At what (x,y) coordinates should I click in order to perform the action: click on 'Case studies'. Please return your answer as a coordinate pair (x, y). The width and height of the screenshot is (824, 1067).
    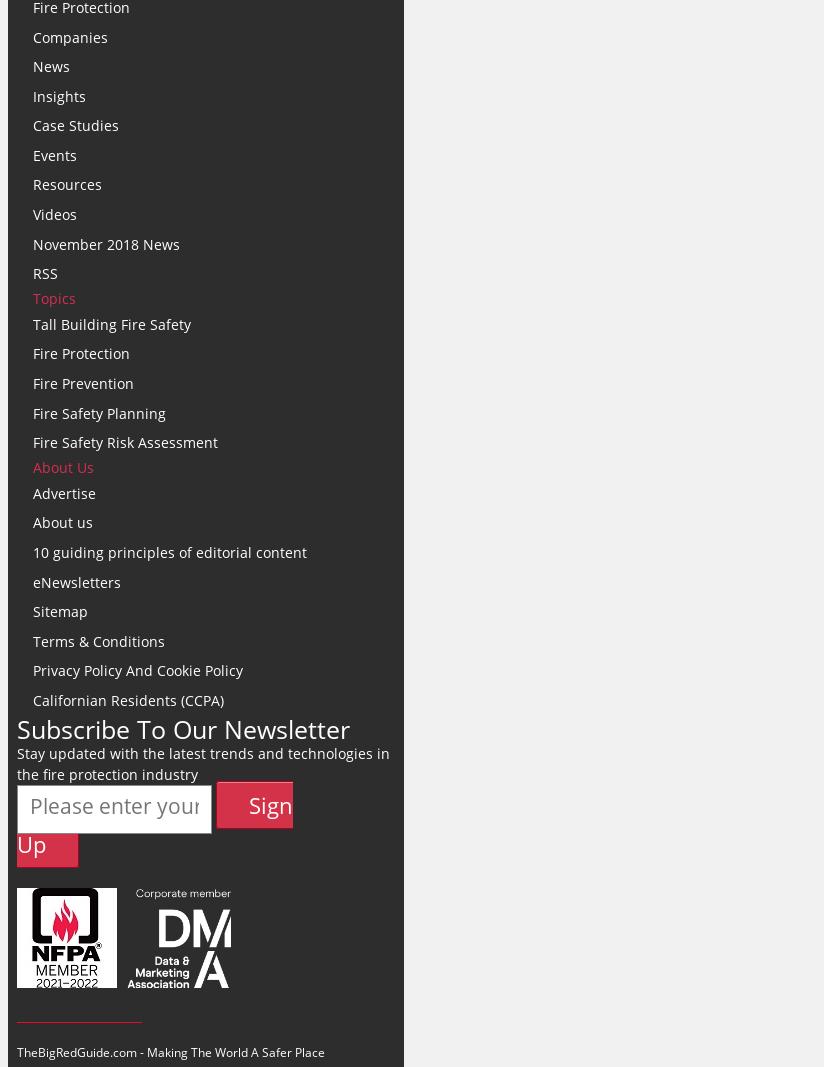
    Looking at the image, I should click on (74, 124).